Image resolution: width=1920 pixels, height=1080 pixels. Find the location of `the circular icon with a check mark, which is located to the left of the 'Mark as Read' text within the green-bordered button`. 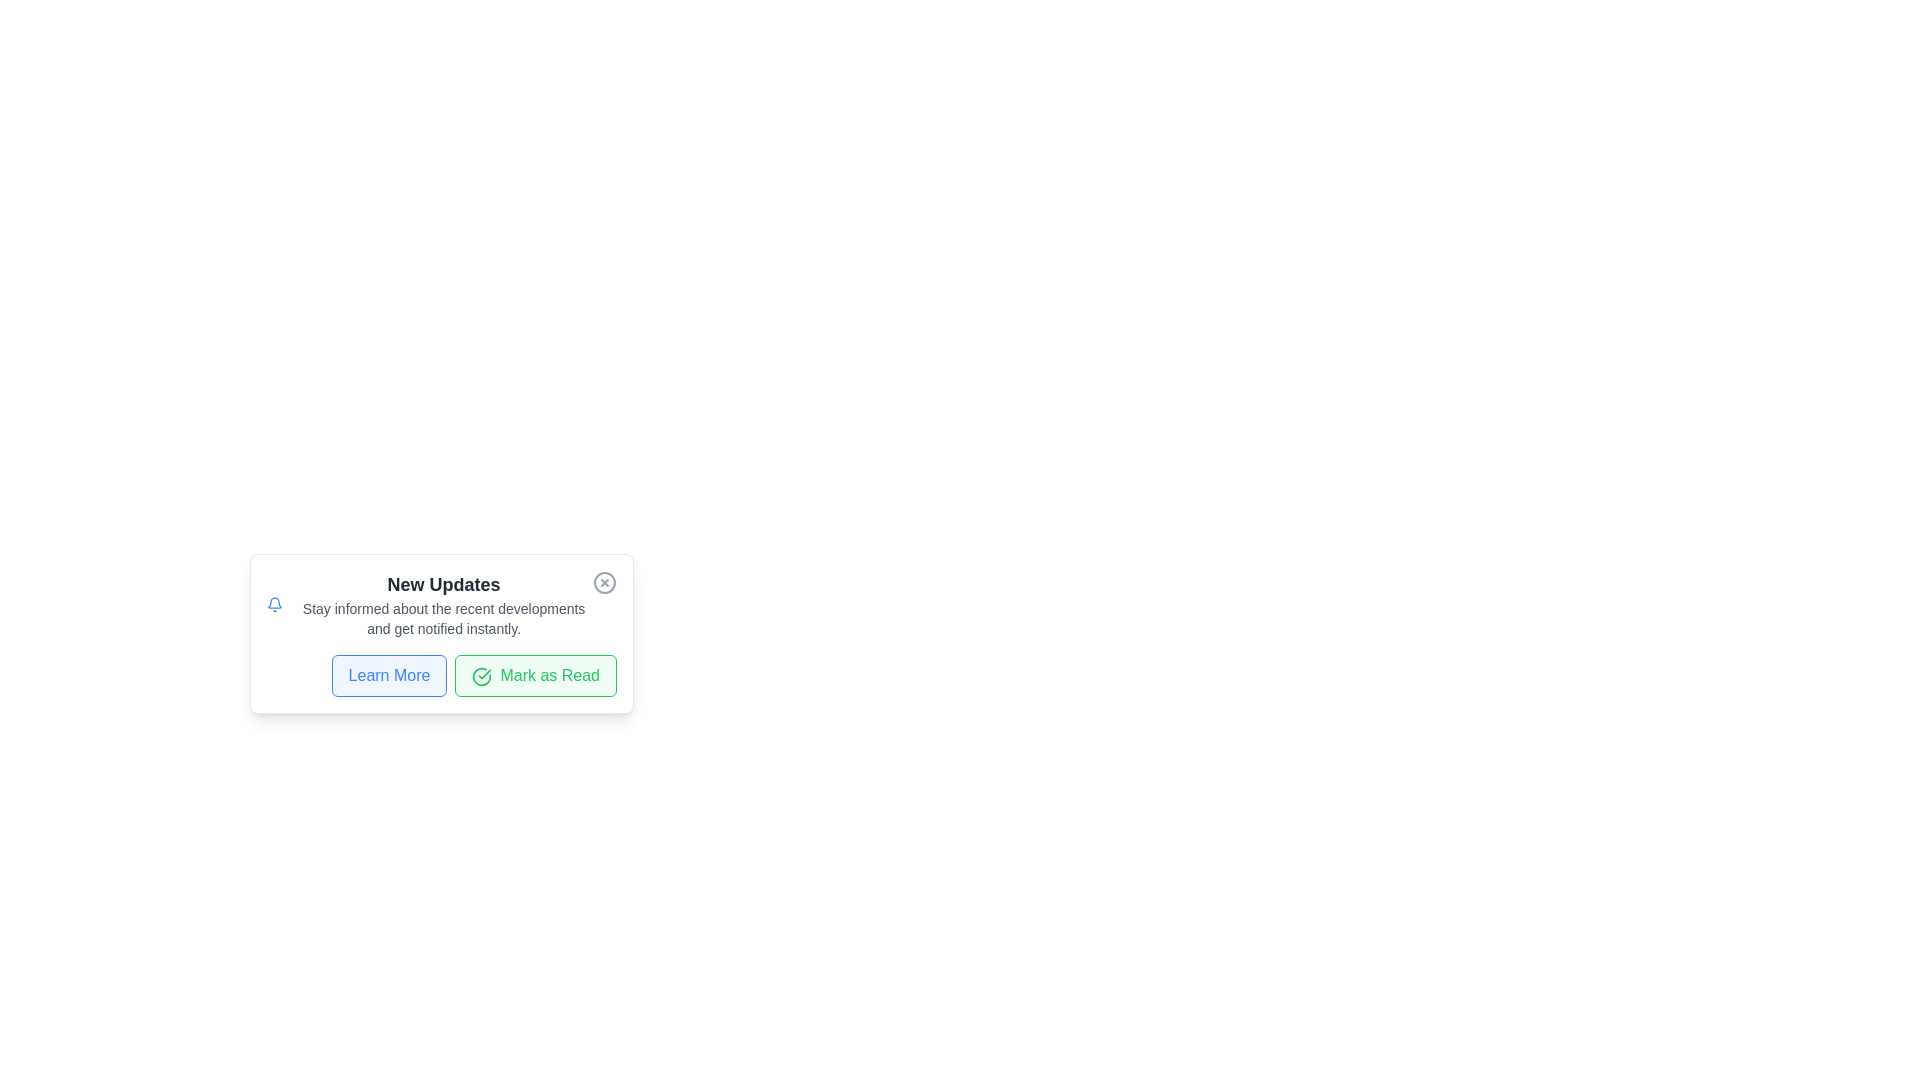

the circular icon with a check mark, which is located to the left of the 'Mark as Read' text within the green-bordered button is located at coordinates (482, 676).